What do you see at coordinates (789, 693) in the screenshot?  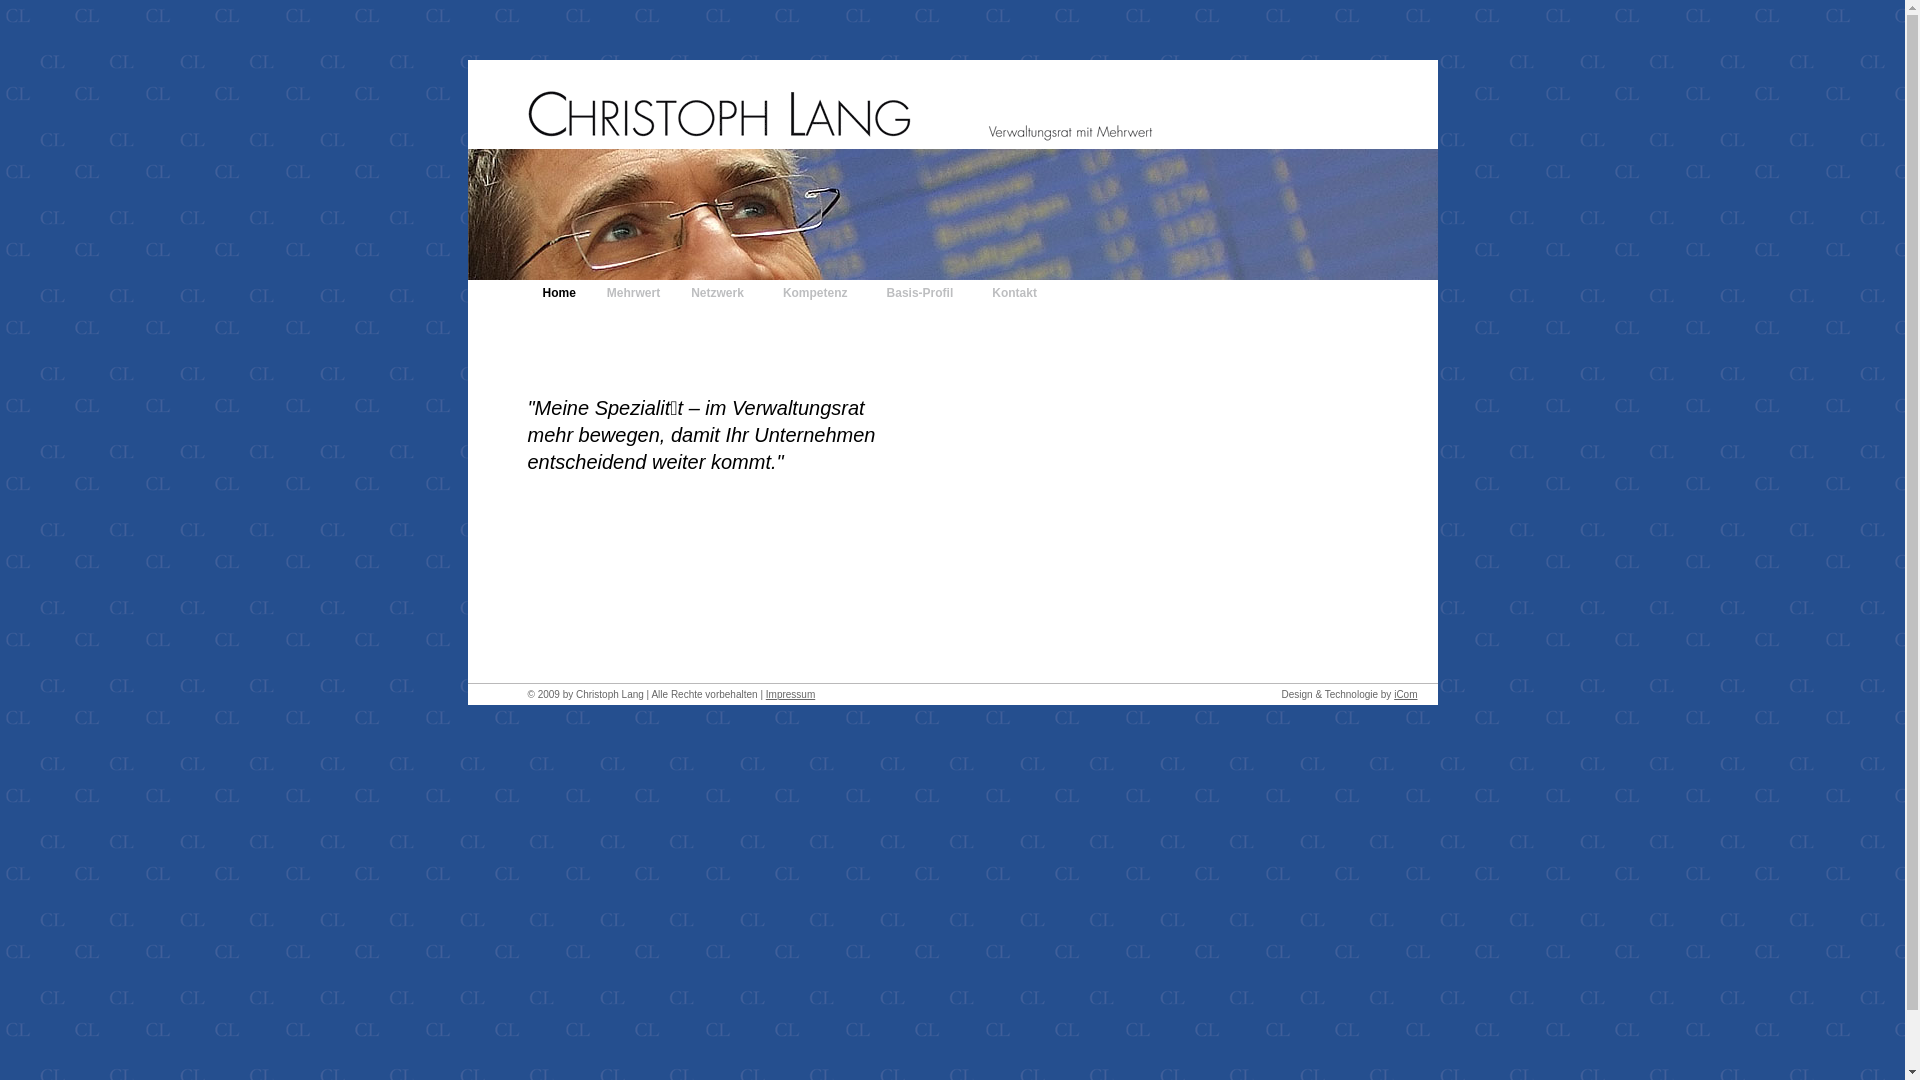 I see `'Impressum'` at bounding box center [789, 693].